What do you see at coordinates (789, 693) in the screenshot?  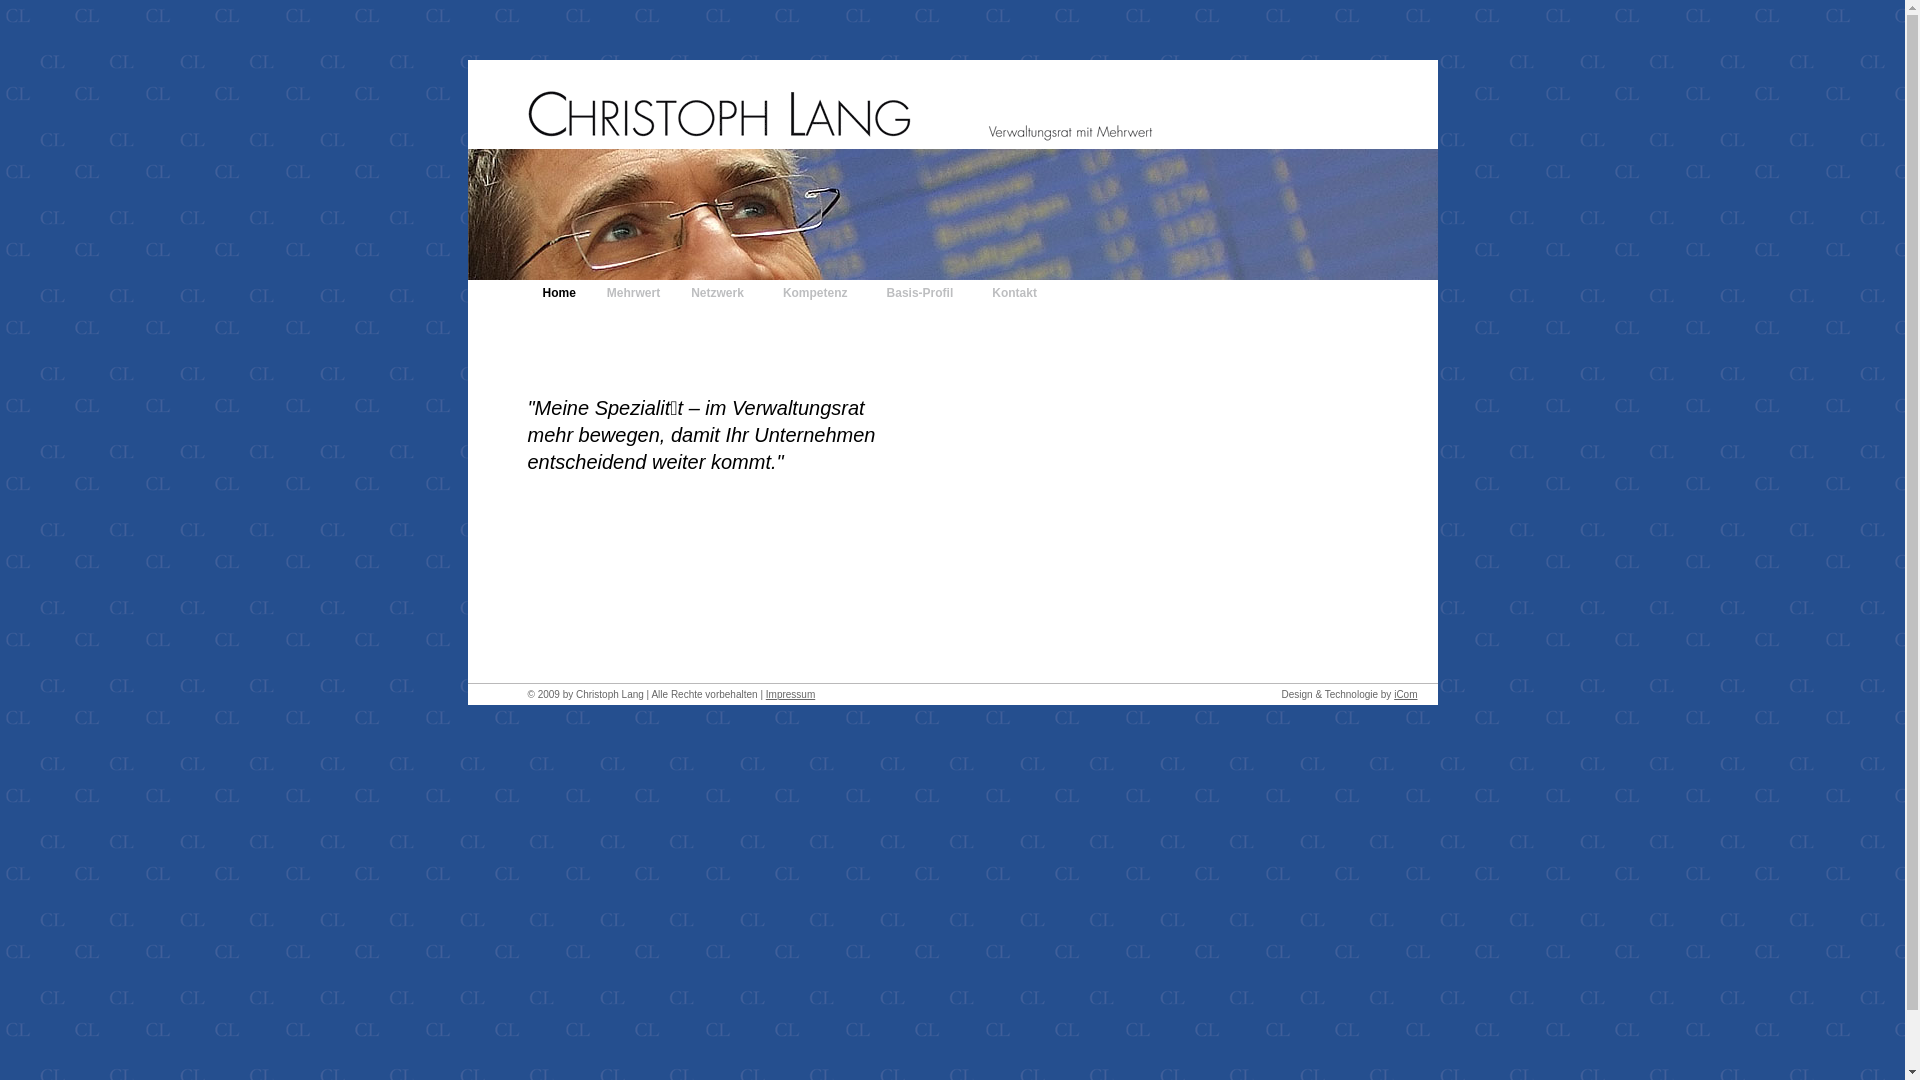 I see `'Impressum'` at bounding box center [789, 693].